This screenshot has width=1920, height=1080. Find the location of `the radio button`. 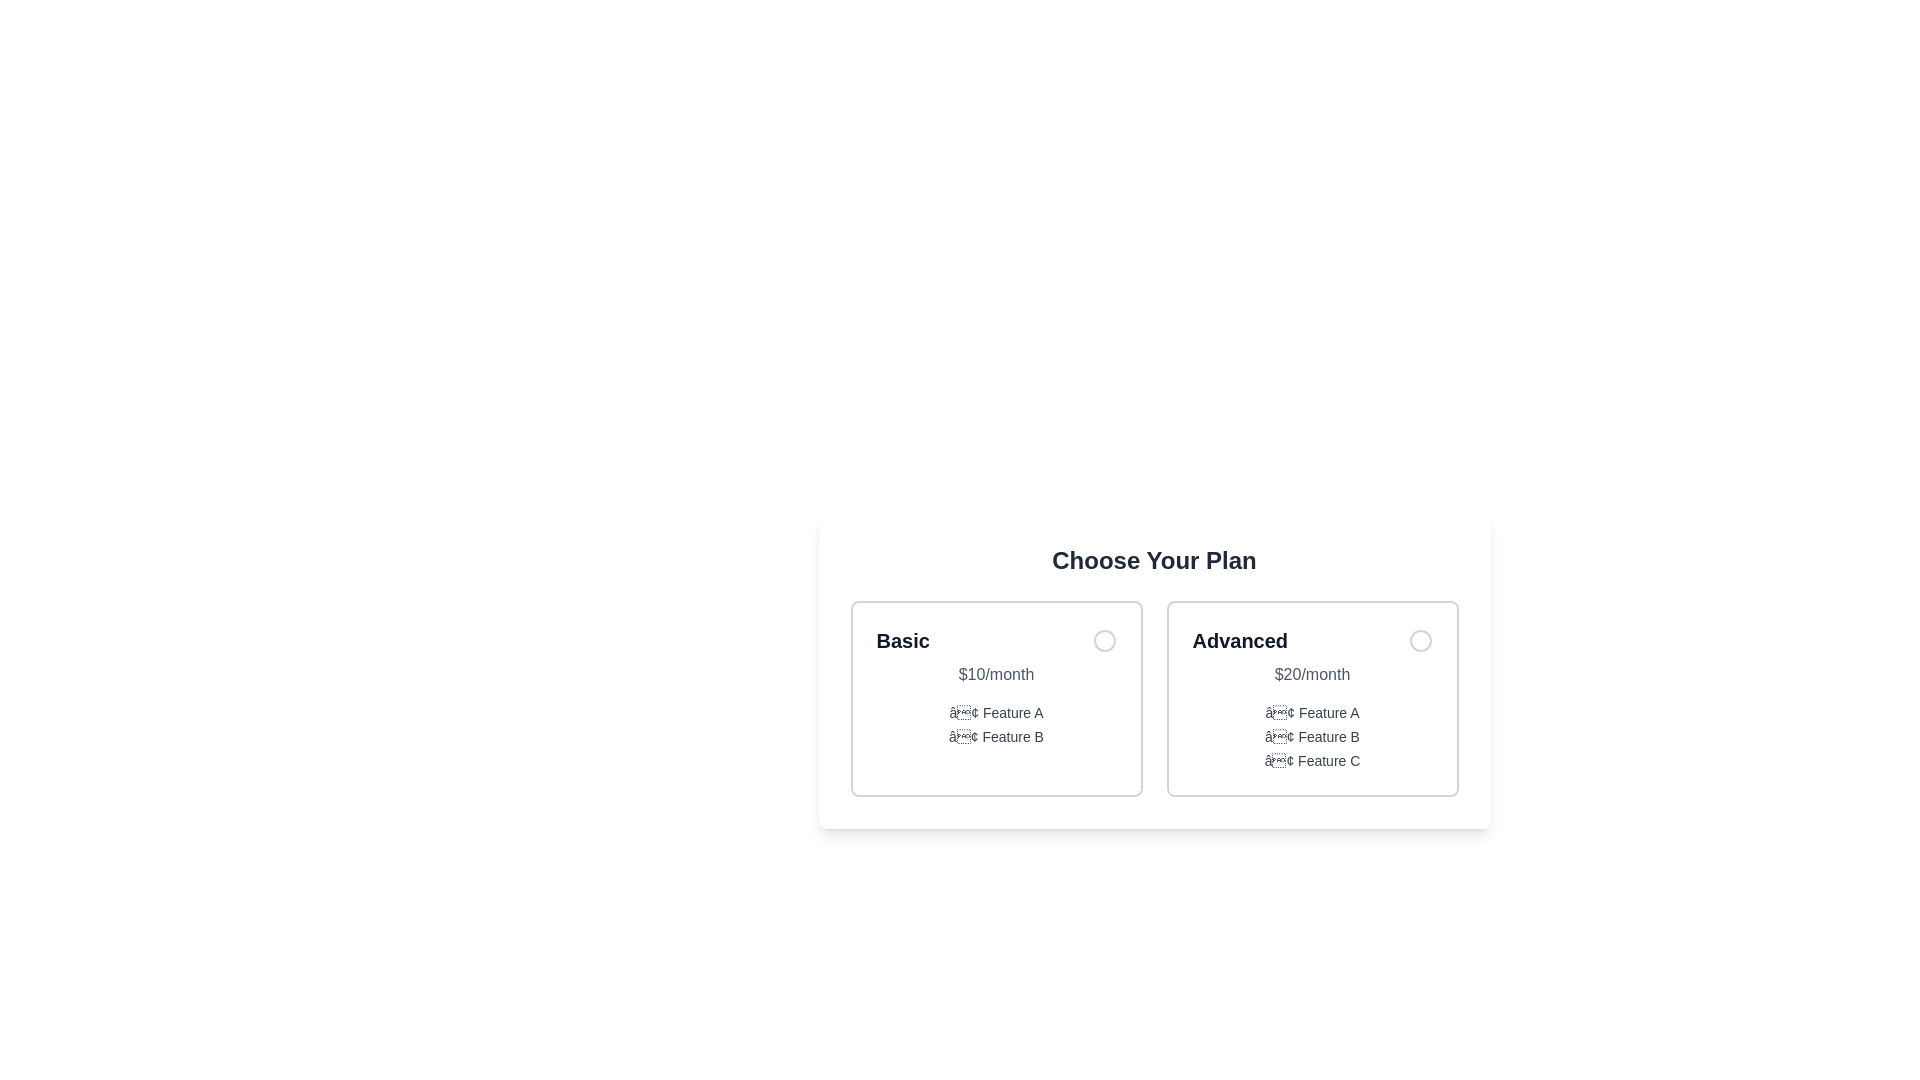

the radio button is located at coordinates (1103, 640).